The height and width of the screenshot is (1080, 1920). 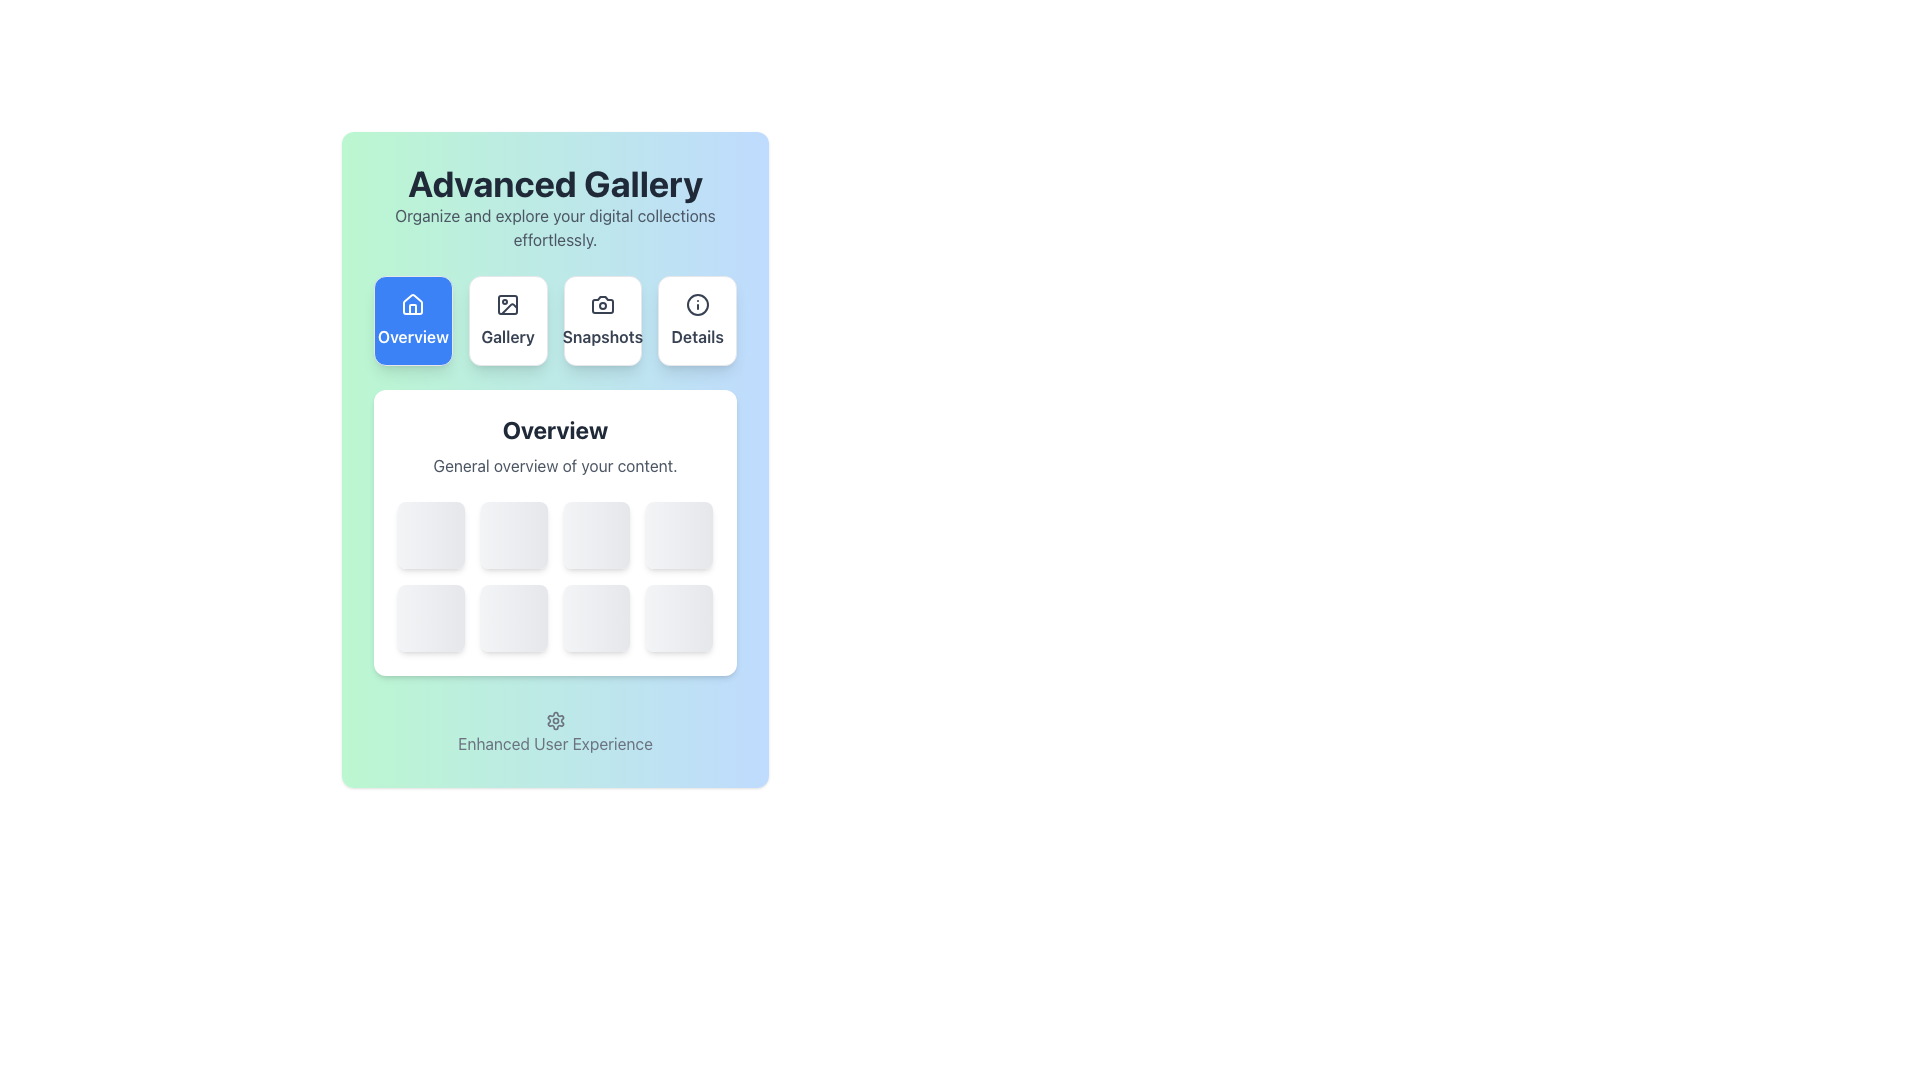 What do you see at coordinates (555, 721) in the screenshot?
I see `the gear-shaped icon located above the text 'Enhanced User Experience' for interaction` at bounding box center [555, 721].